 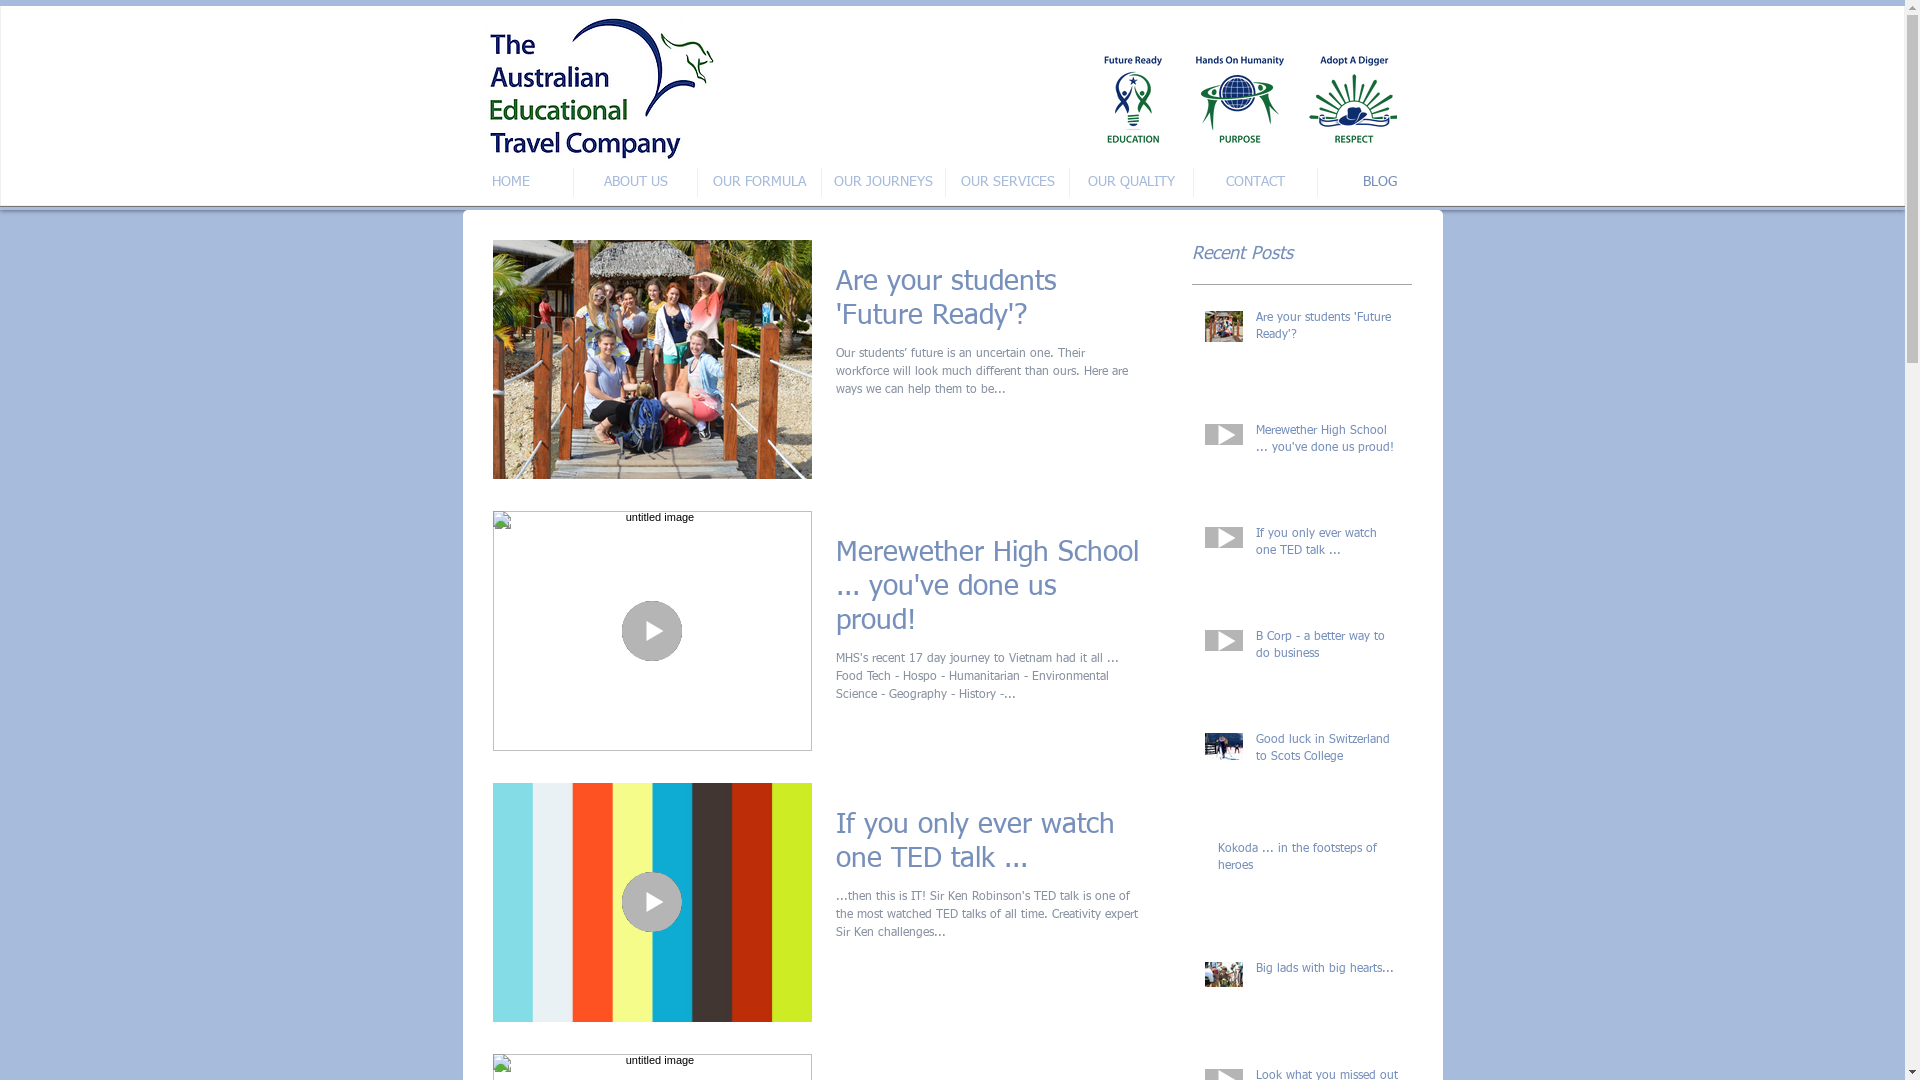 What do you see at coordinates (987, 591) in the screenshot?
I see `'Merewether High School ... you've done us proud!'` at bounding box center [987, 591].